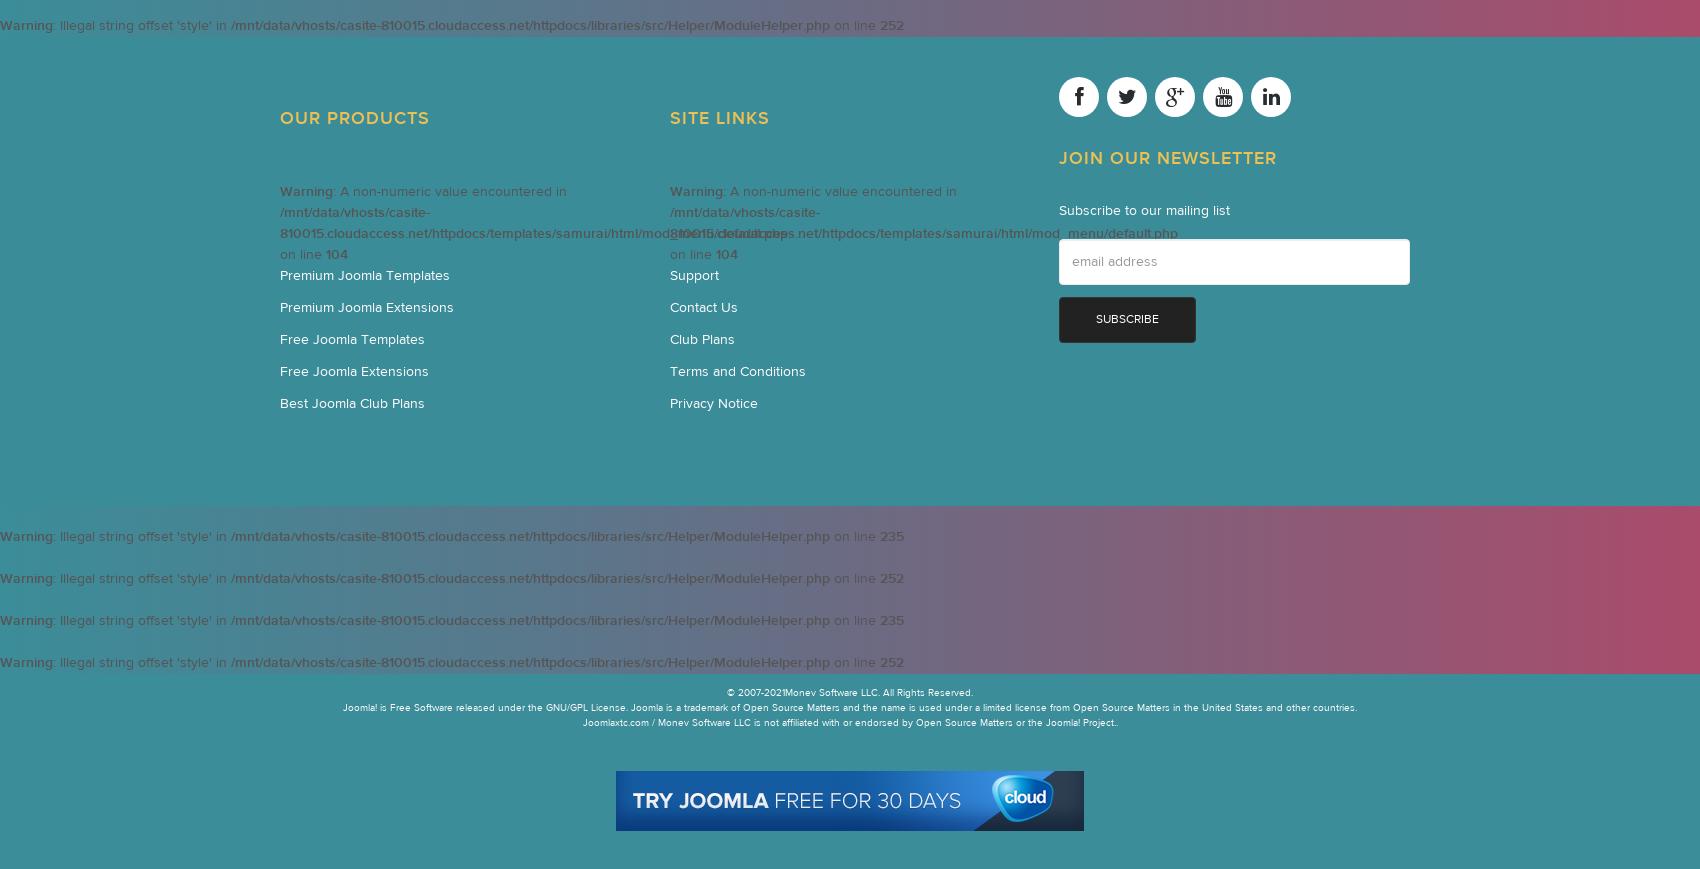  What do you see at coordinates (850, 693) in the screenshot?
I see `'© 2007-2021Monev Software LLC. All Rights Reserved.'` at bounding box center [850, 693].